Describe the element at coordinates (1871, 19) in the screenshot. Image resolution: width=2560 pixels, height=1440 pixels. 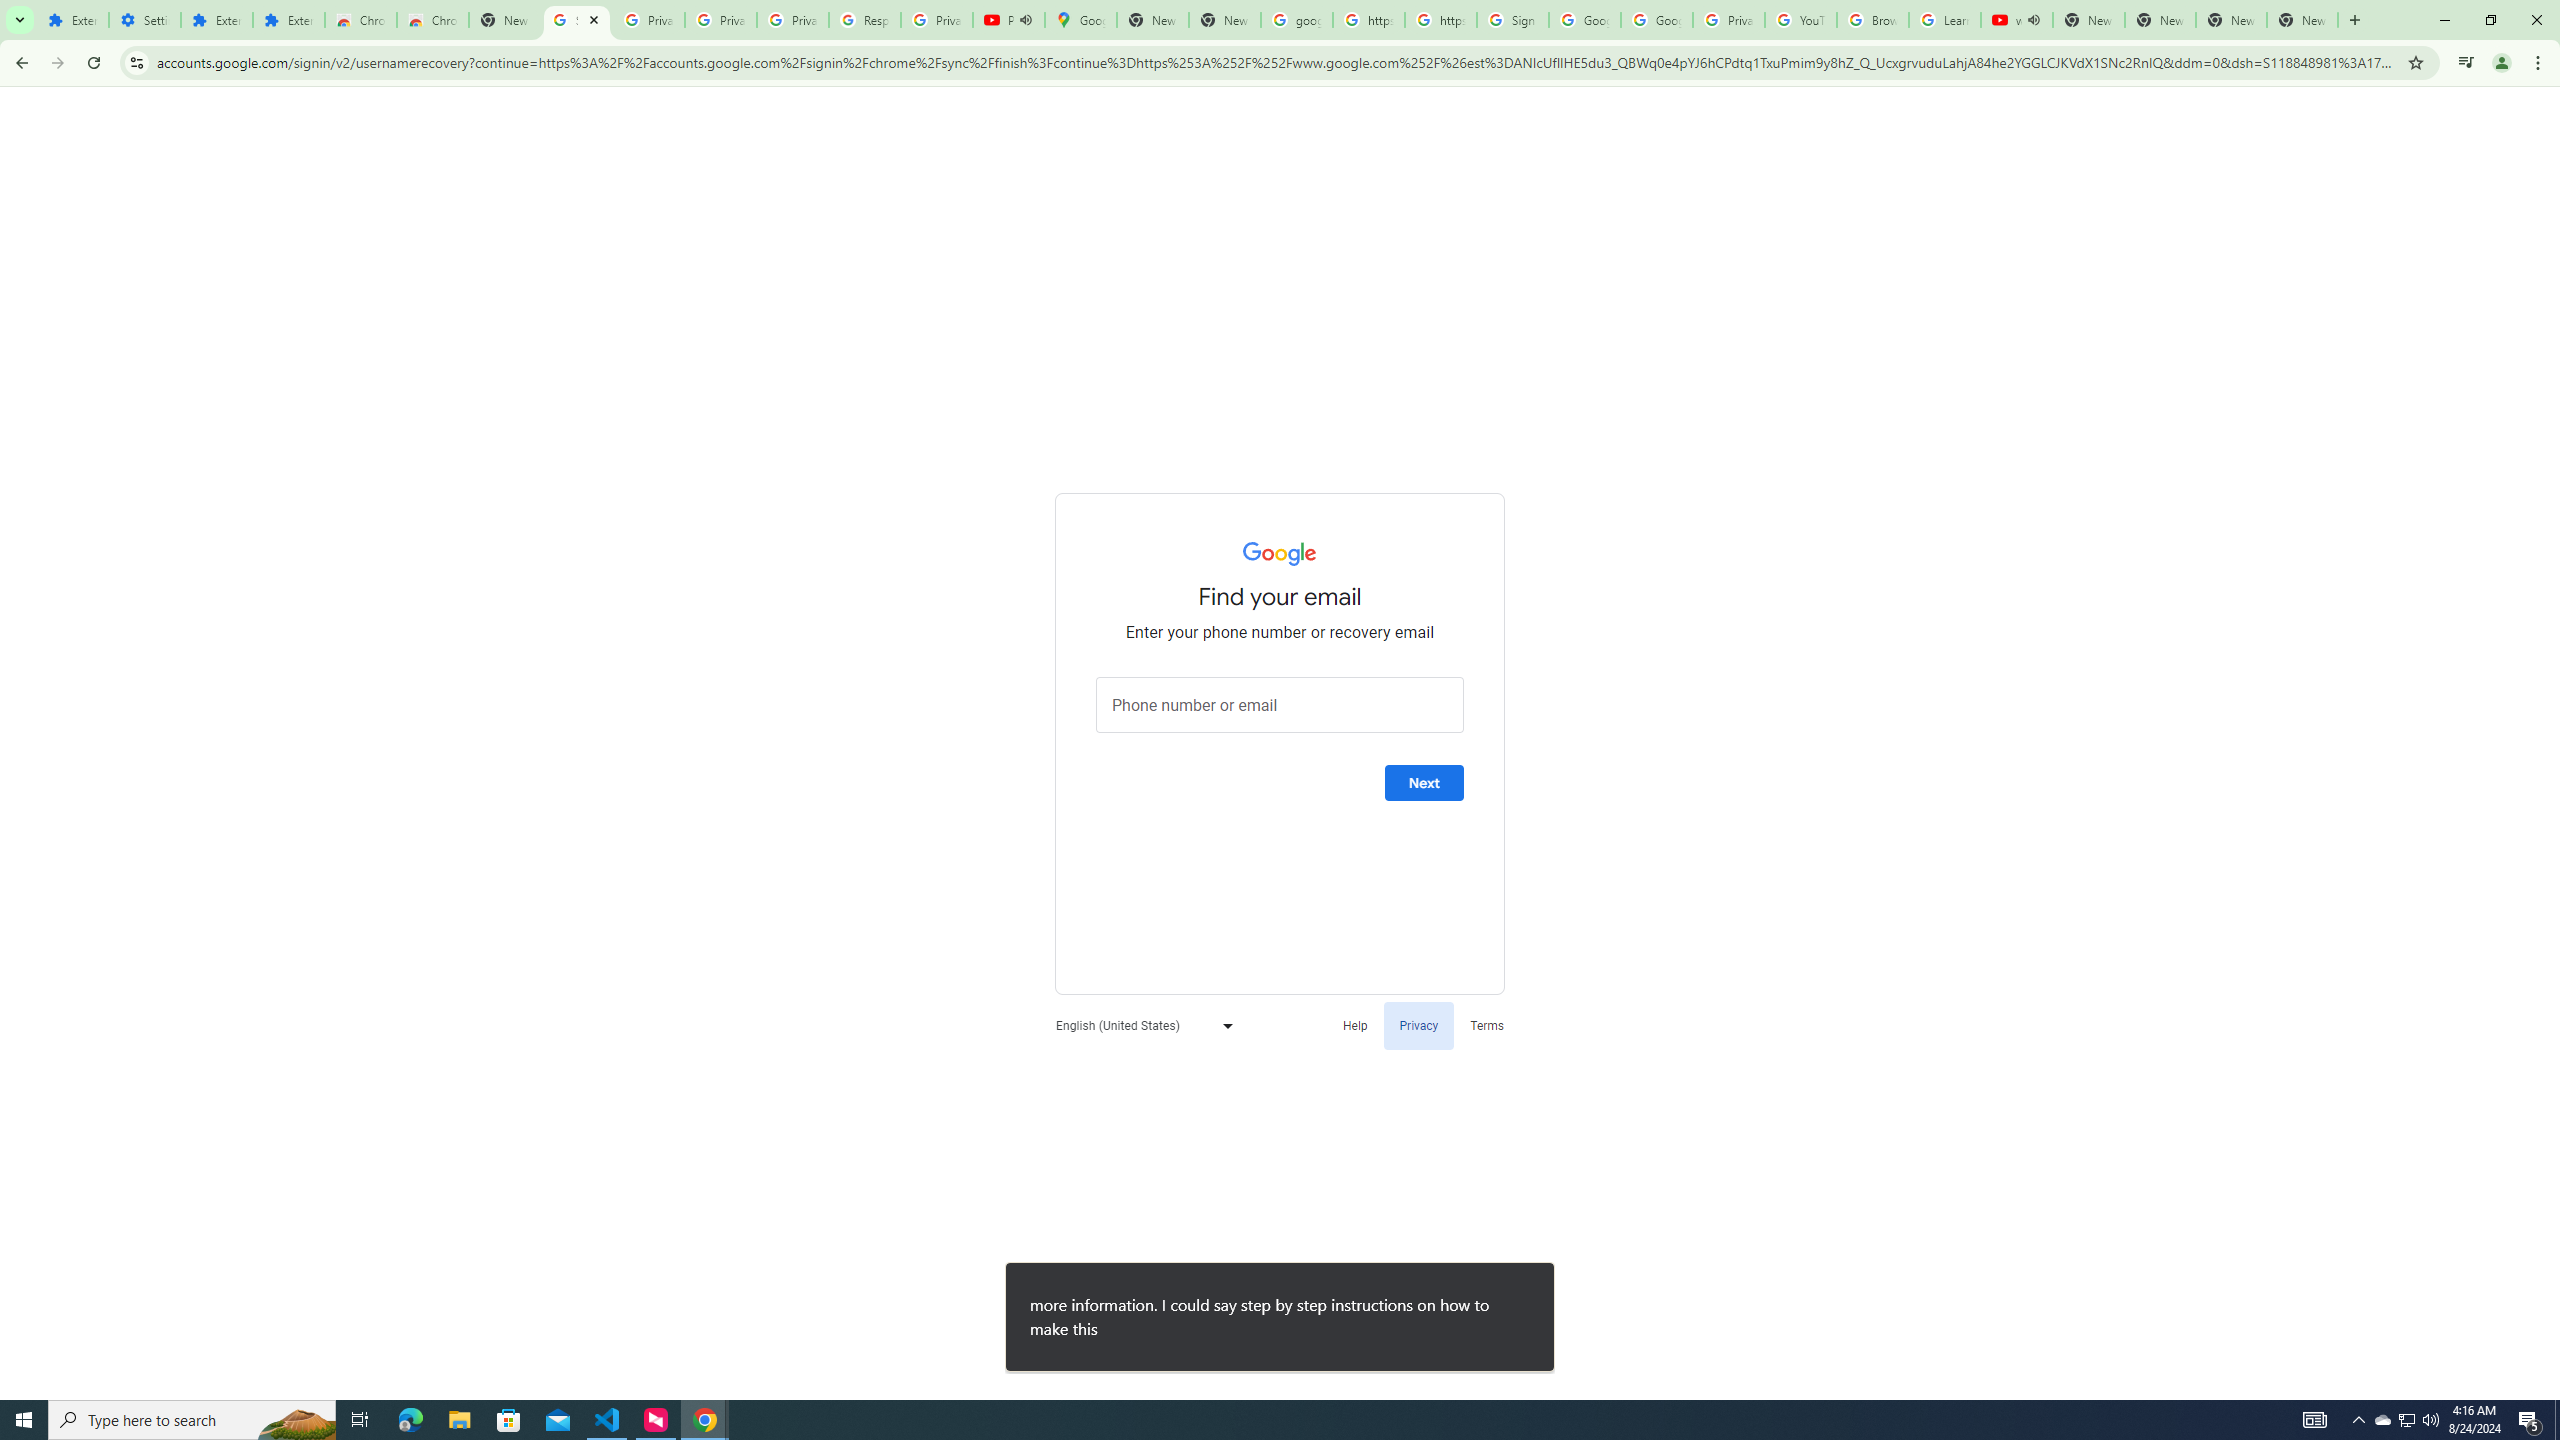
I see `'Browse Chrome as a guest - Computer - Google Chrome Help'` at that location.